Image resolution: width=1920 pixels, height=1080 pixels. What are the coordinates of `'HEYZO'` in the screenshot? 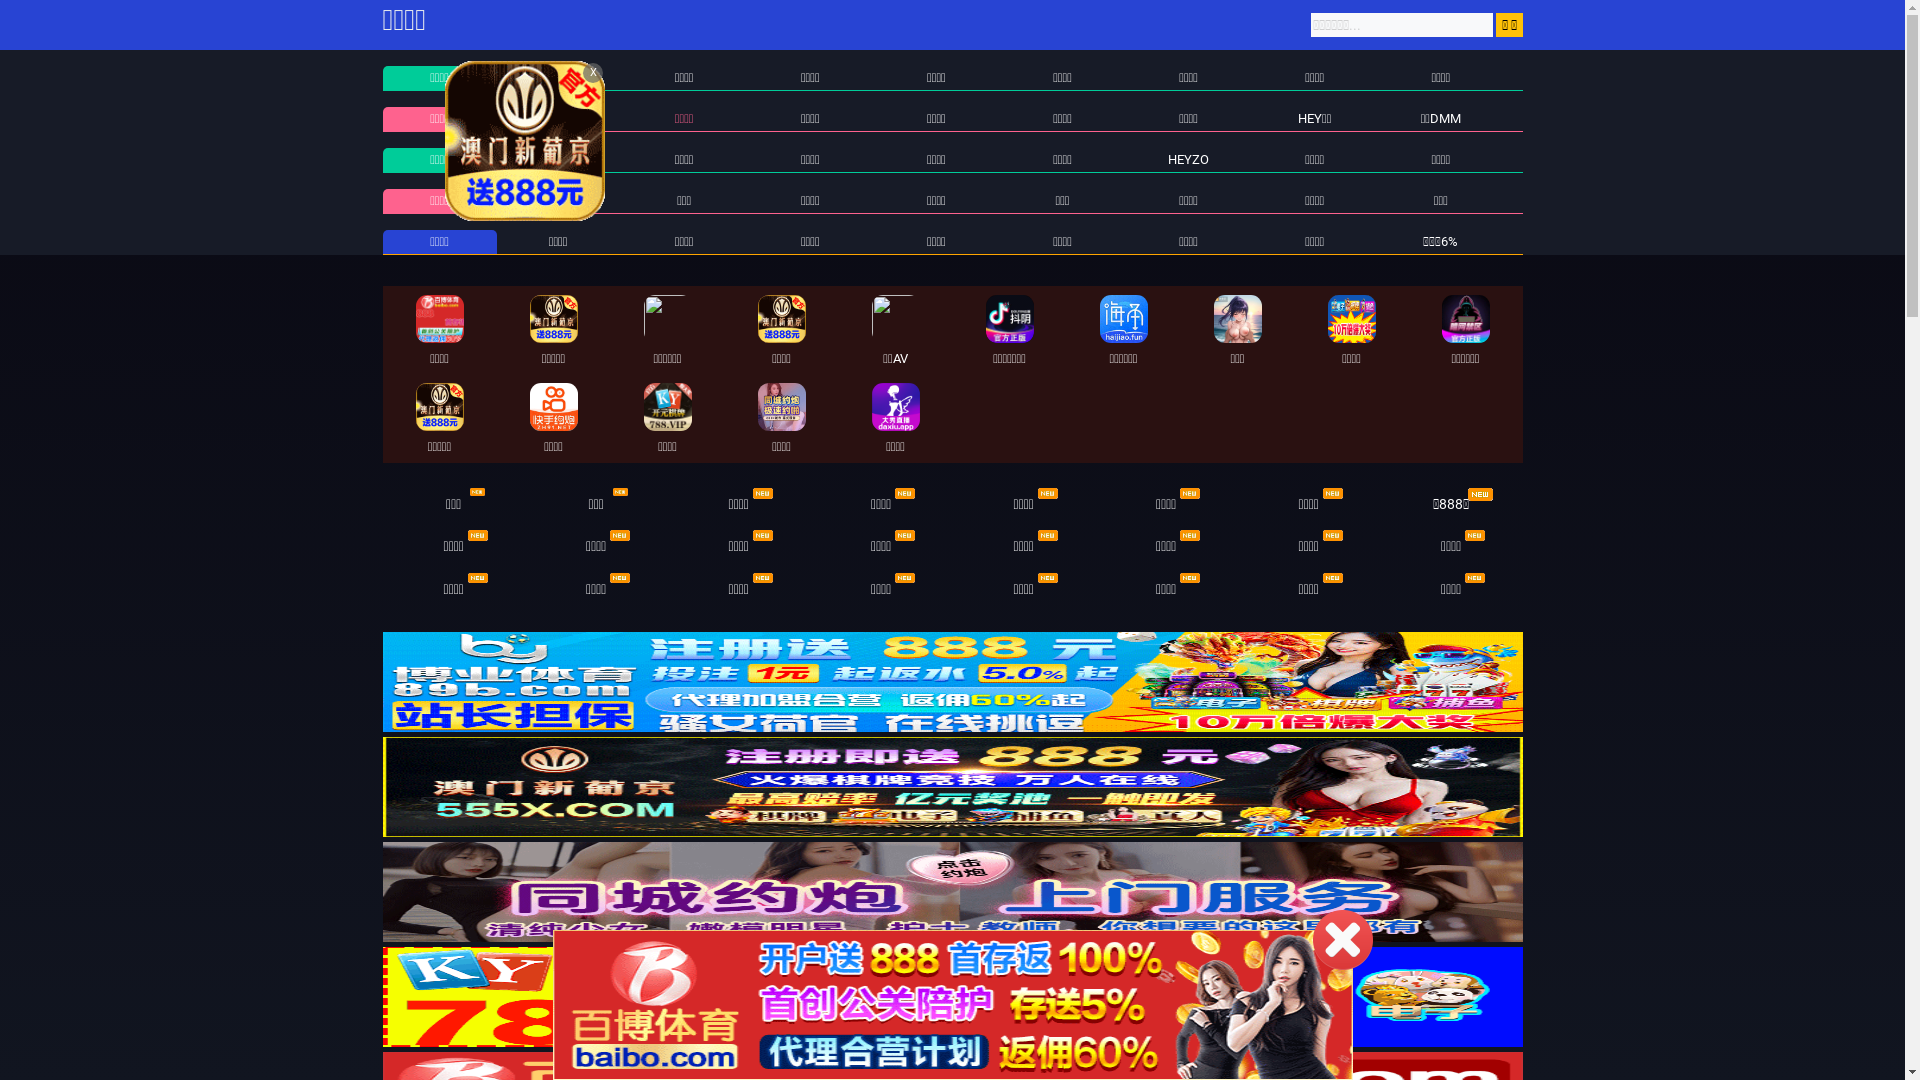 It's located at (1188, 158).